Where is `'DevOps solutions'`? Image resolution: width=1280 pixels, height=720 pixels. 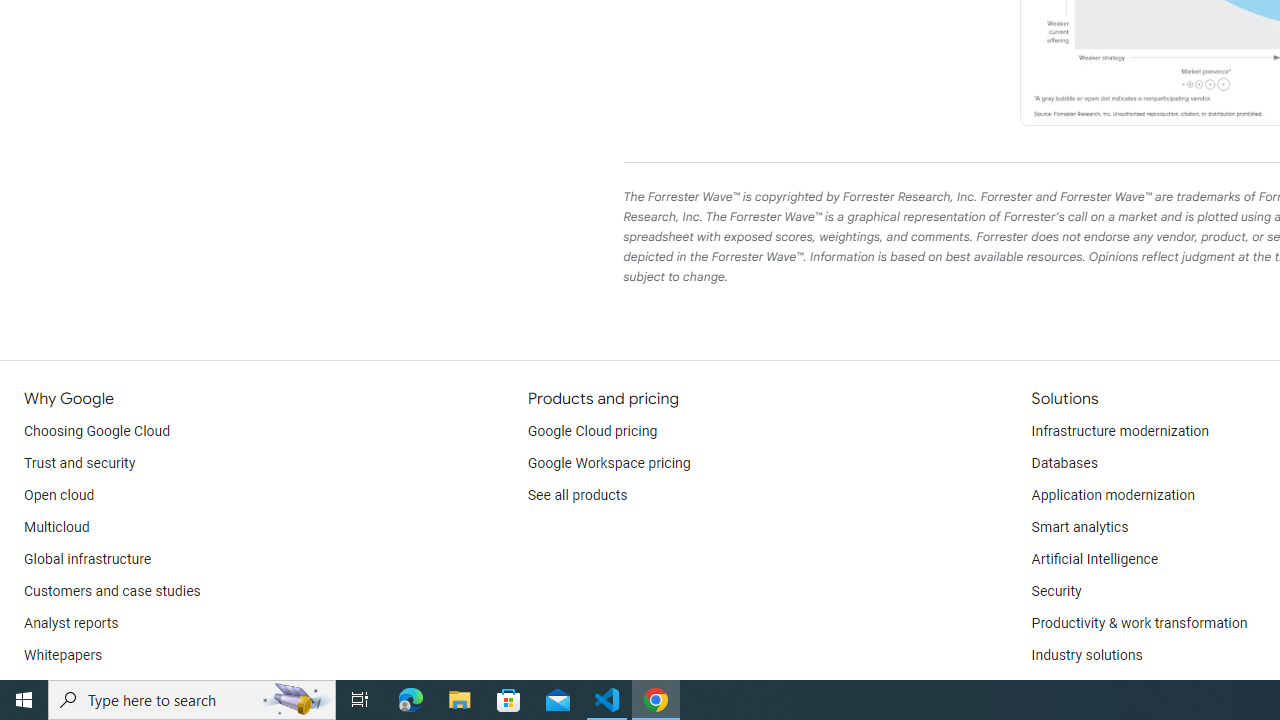
'DevOps solutions' is located at coordinates (1084, 686).